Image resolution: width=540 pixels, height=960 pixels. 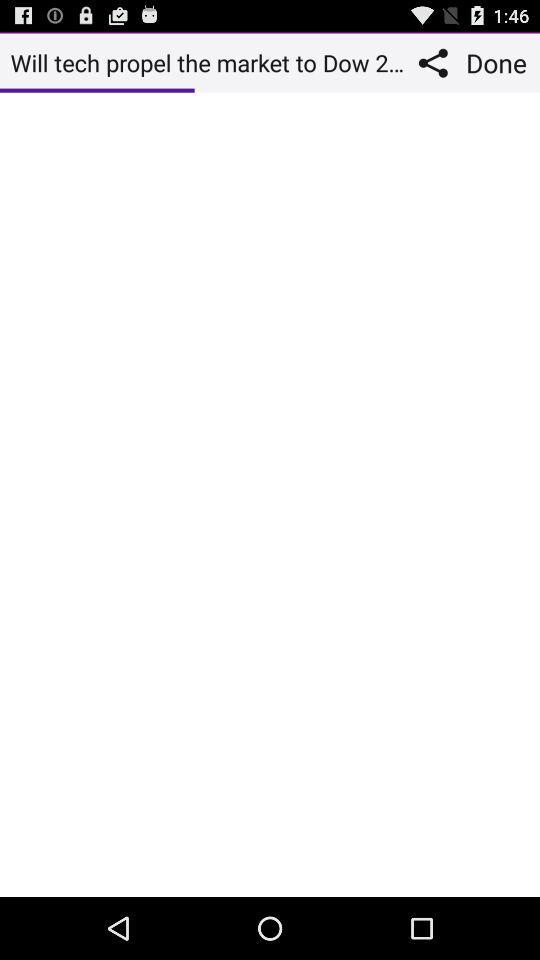 I want to click on icon at the center, so click(x=270, y=493).